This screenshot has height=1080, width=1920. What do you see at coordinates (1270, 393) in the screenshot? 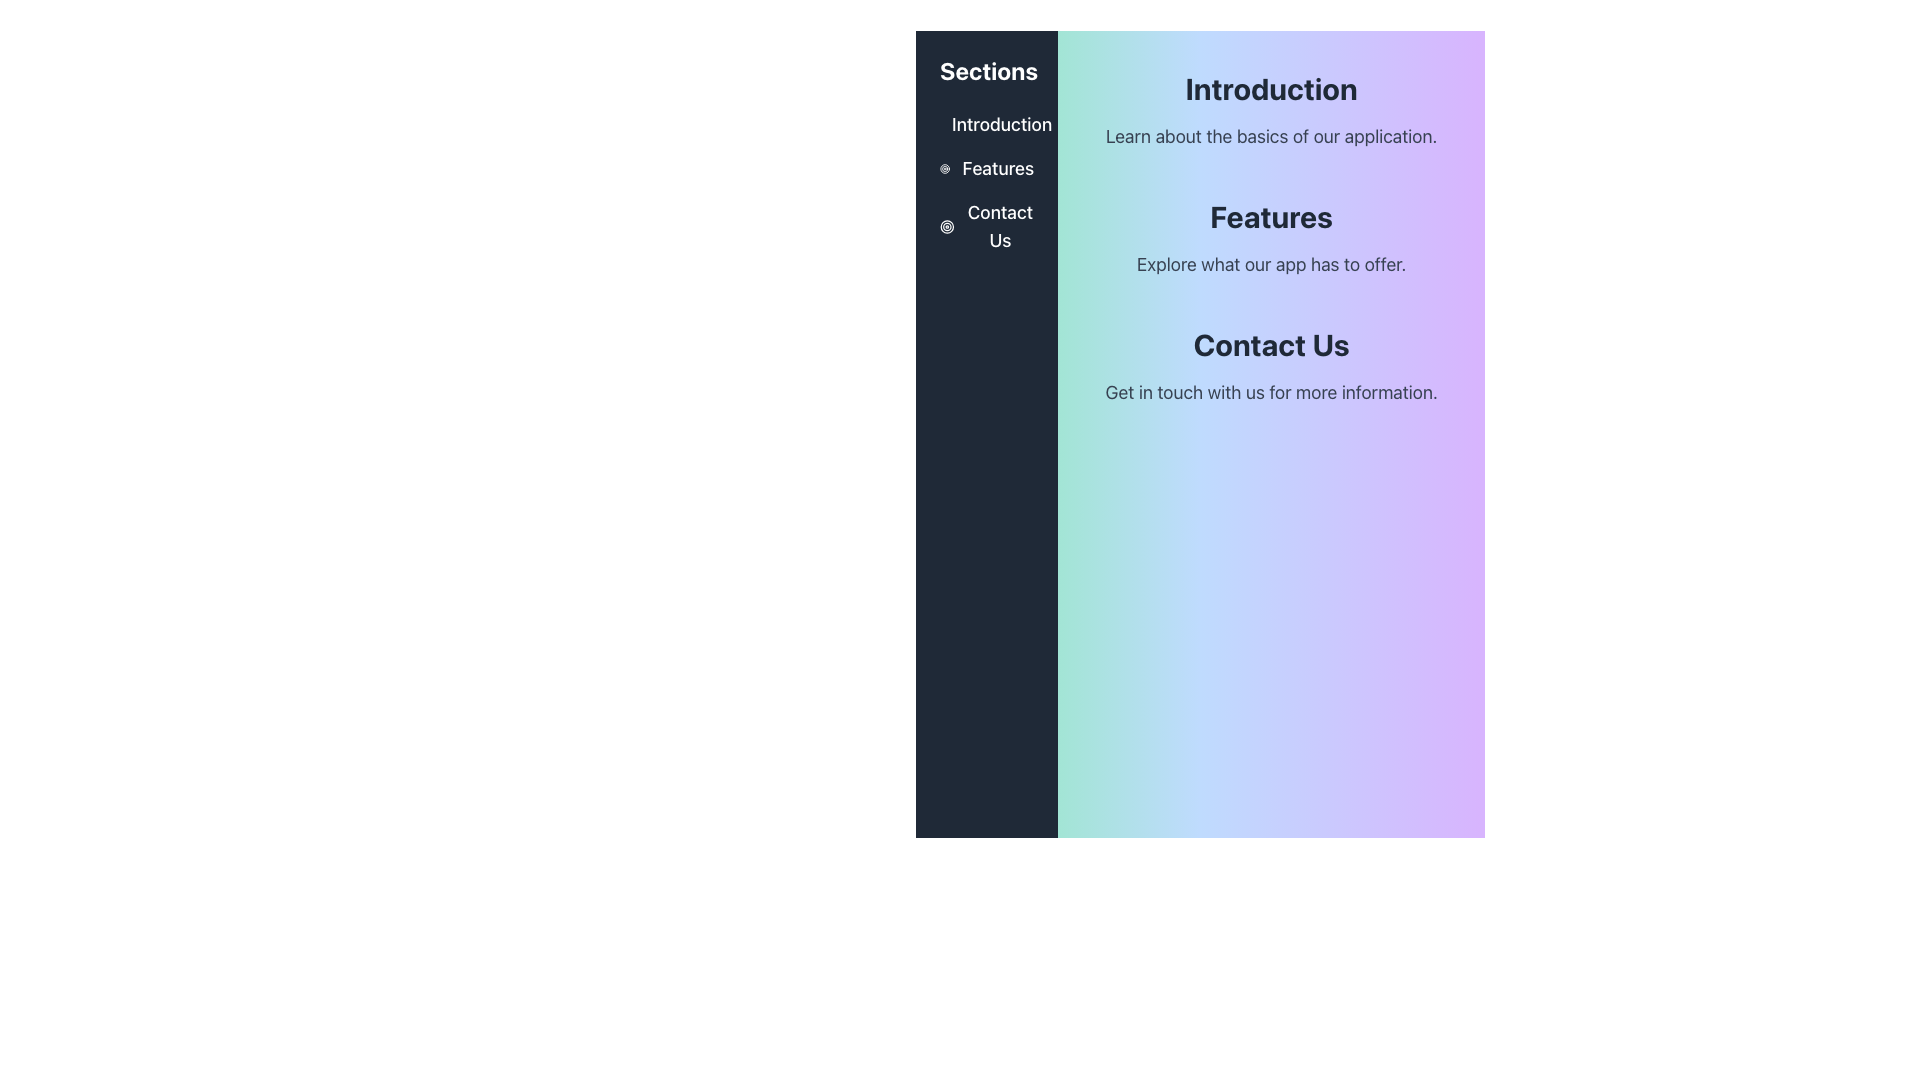
I see `the text element providing additional information related to contacting the organization, located directly below the 'Contact Us' heading in the right pane of the interface` at bounding box center [1270, 393].